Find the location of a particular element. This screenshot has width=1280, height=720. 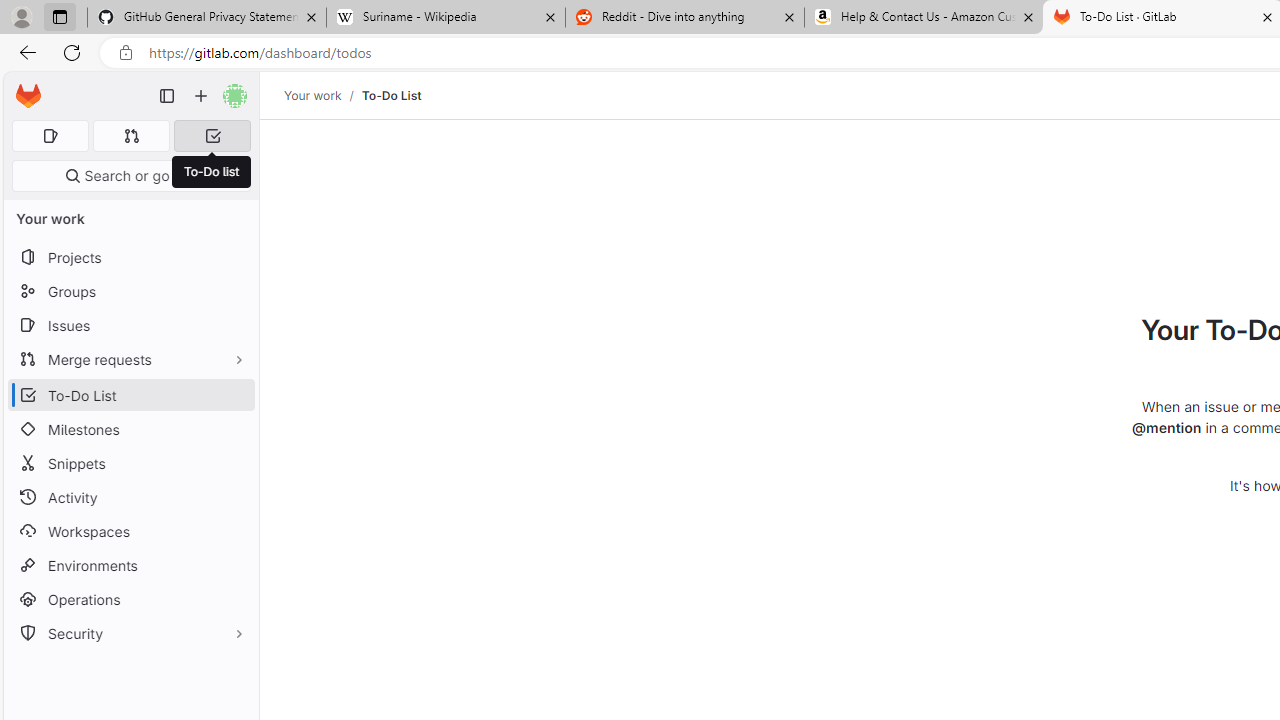

'Merge requests 0' is located at coordinates (130, 135).